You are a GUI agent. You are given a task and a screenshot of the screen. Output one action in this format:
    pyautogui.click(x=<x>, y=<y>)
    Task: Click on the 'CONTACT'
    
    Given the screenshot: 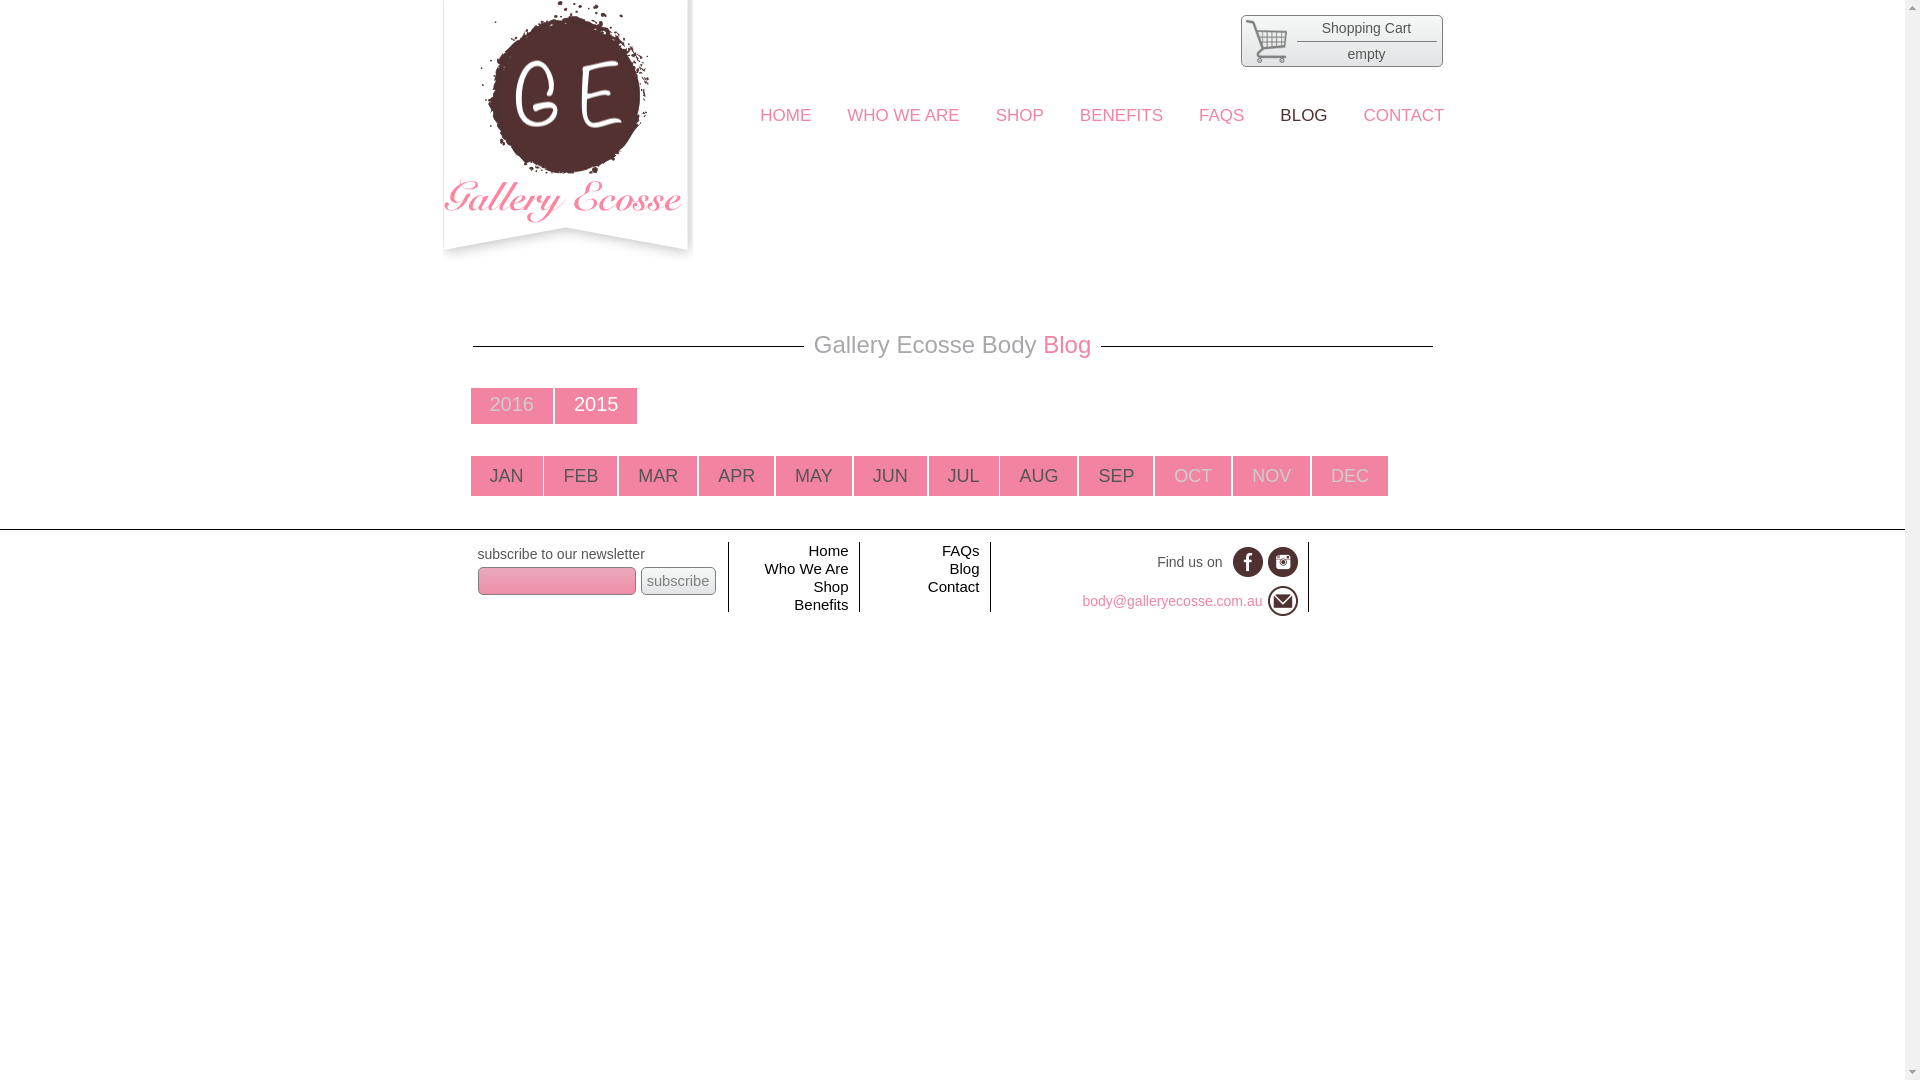 What is the action you would take?
    pyautogui.click(x=1403, y=115)
    